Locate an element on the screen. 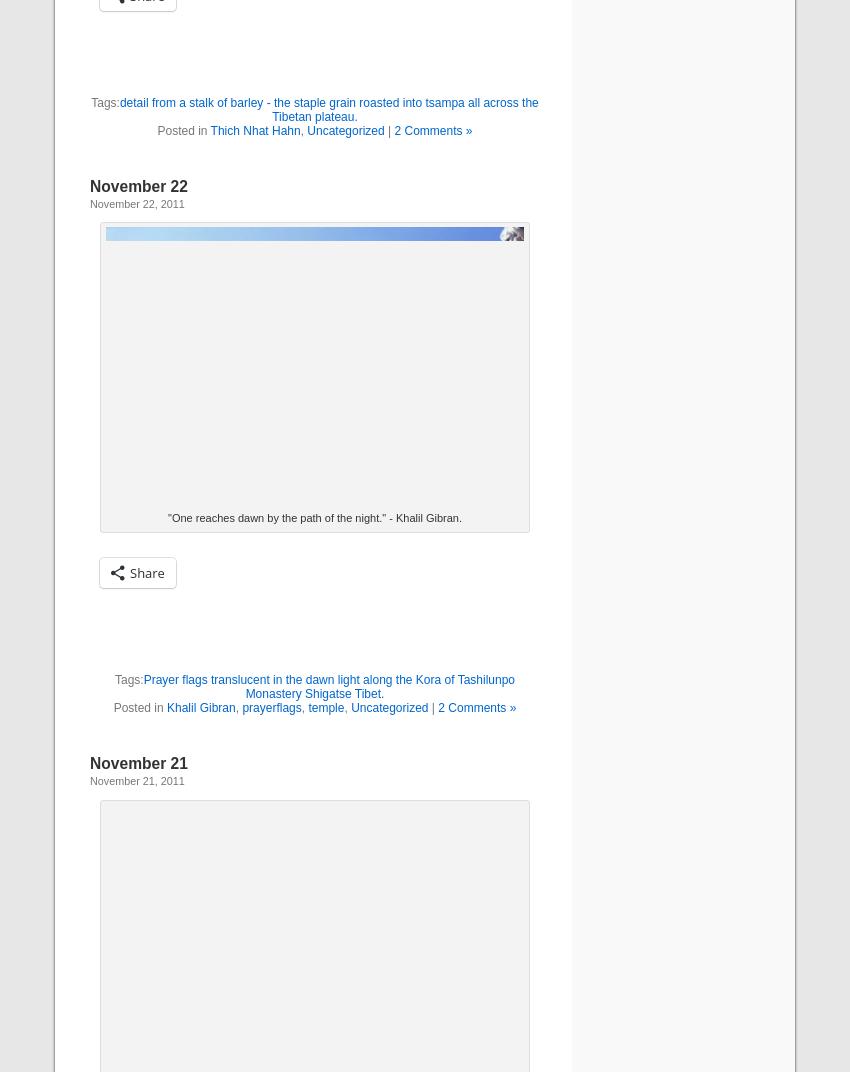  'Khalil Gibran' is located at coordinates (167, 706).